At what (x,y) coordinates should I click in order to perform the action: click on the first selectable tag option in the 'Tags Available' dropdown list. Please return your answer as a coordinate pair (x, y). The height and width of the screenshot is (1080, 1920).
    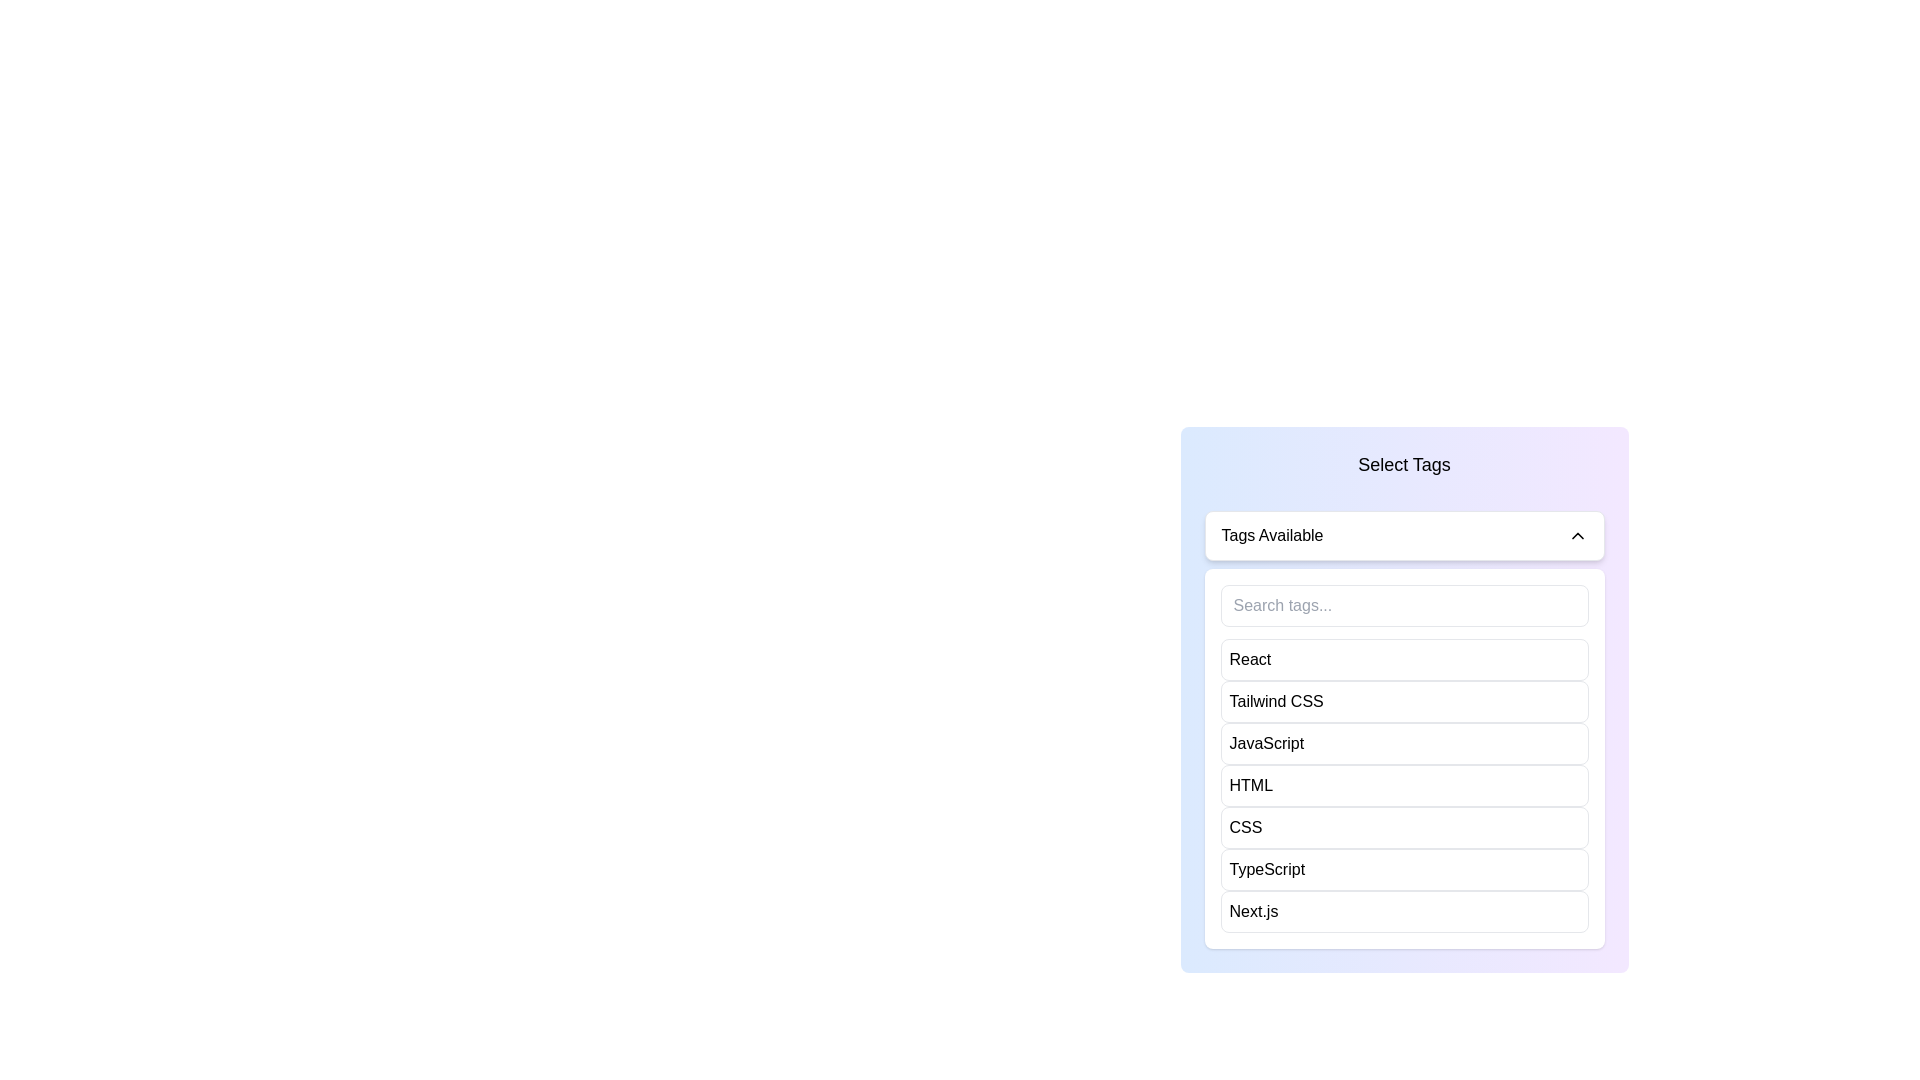
    Looking at the image, I should click on (1248, 659).